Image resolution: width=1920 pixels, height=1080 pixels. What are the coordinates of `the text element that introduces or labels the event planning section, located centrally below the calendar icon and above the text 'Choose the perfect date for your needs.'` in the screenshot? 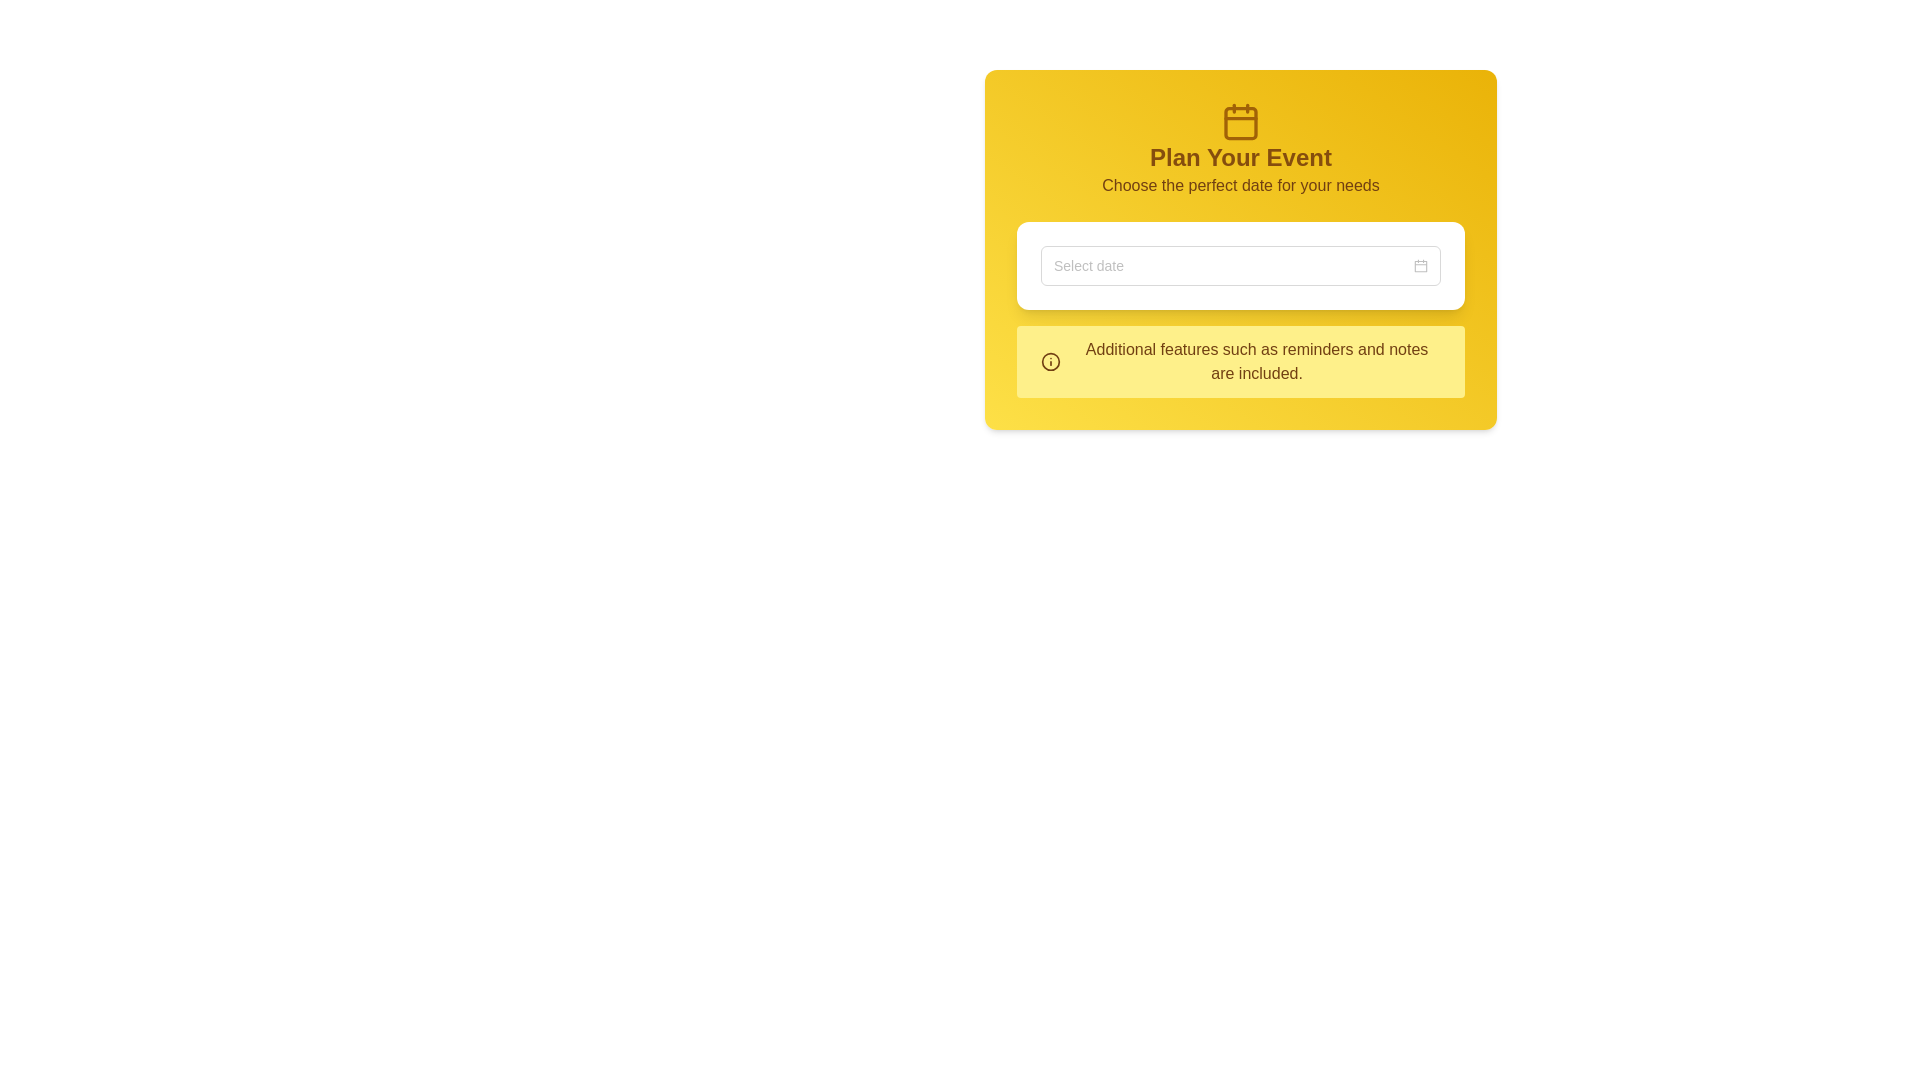 It's located at (1240, 157).